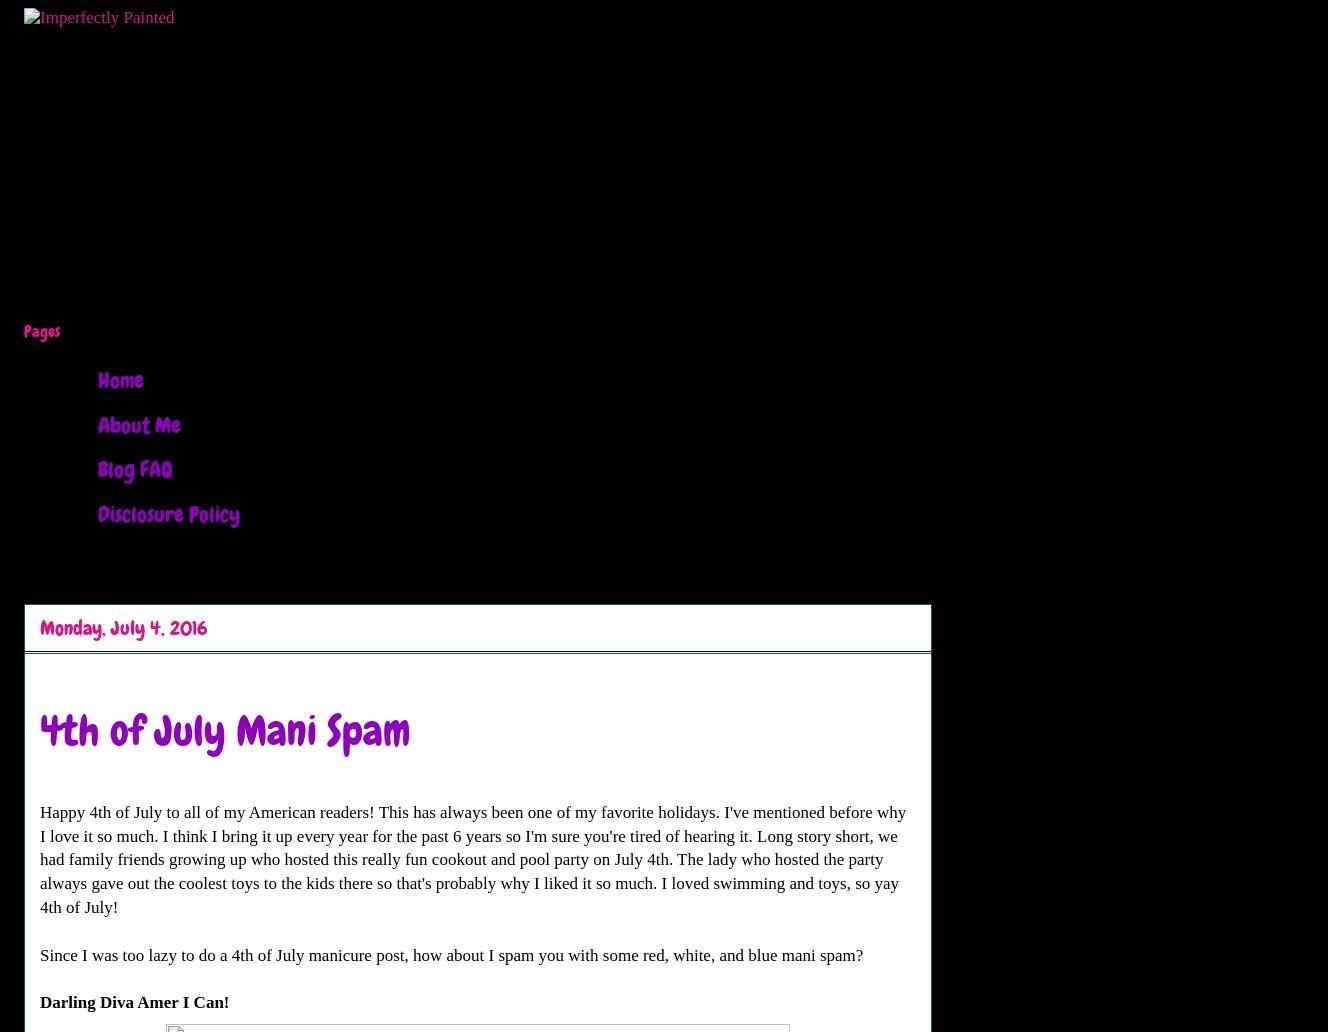 This screenshot has width=1328, height=1032. Describe the element at coordinates (138, 423) in the screenshot. I see `'About Me'` at that location.